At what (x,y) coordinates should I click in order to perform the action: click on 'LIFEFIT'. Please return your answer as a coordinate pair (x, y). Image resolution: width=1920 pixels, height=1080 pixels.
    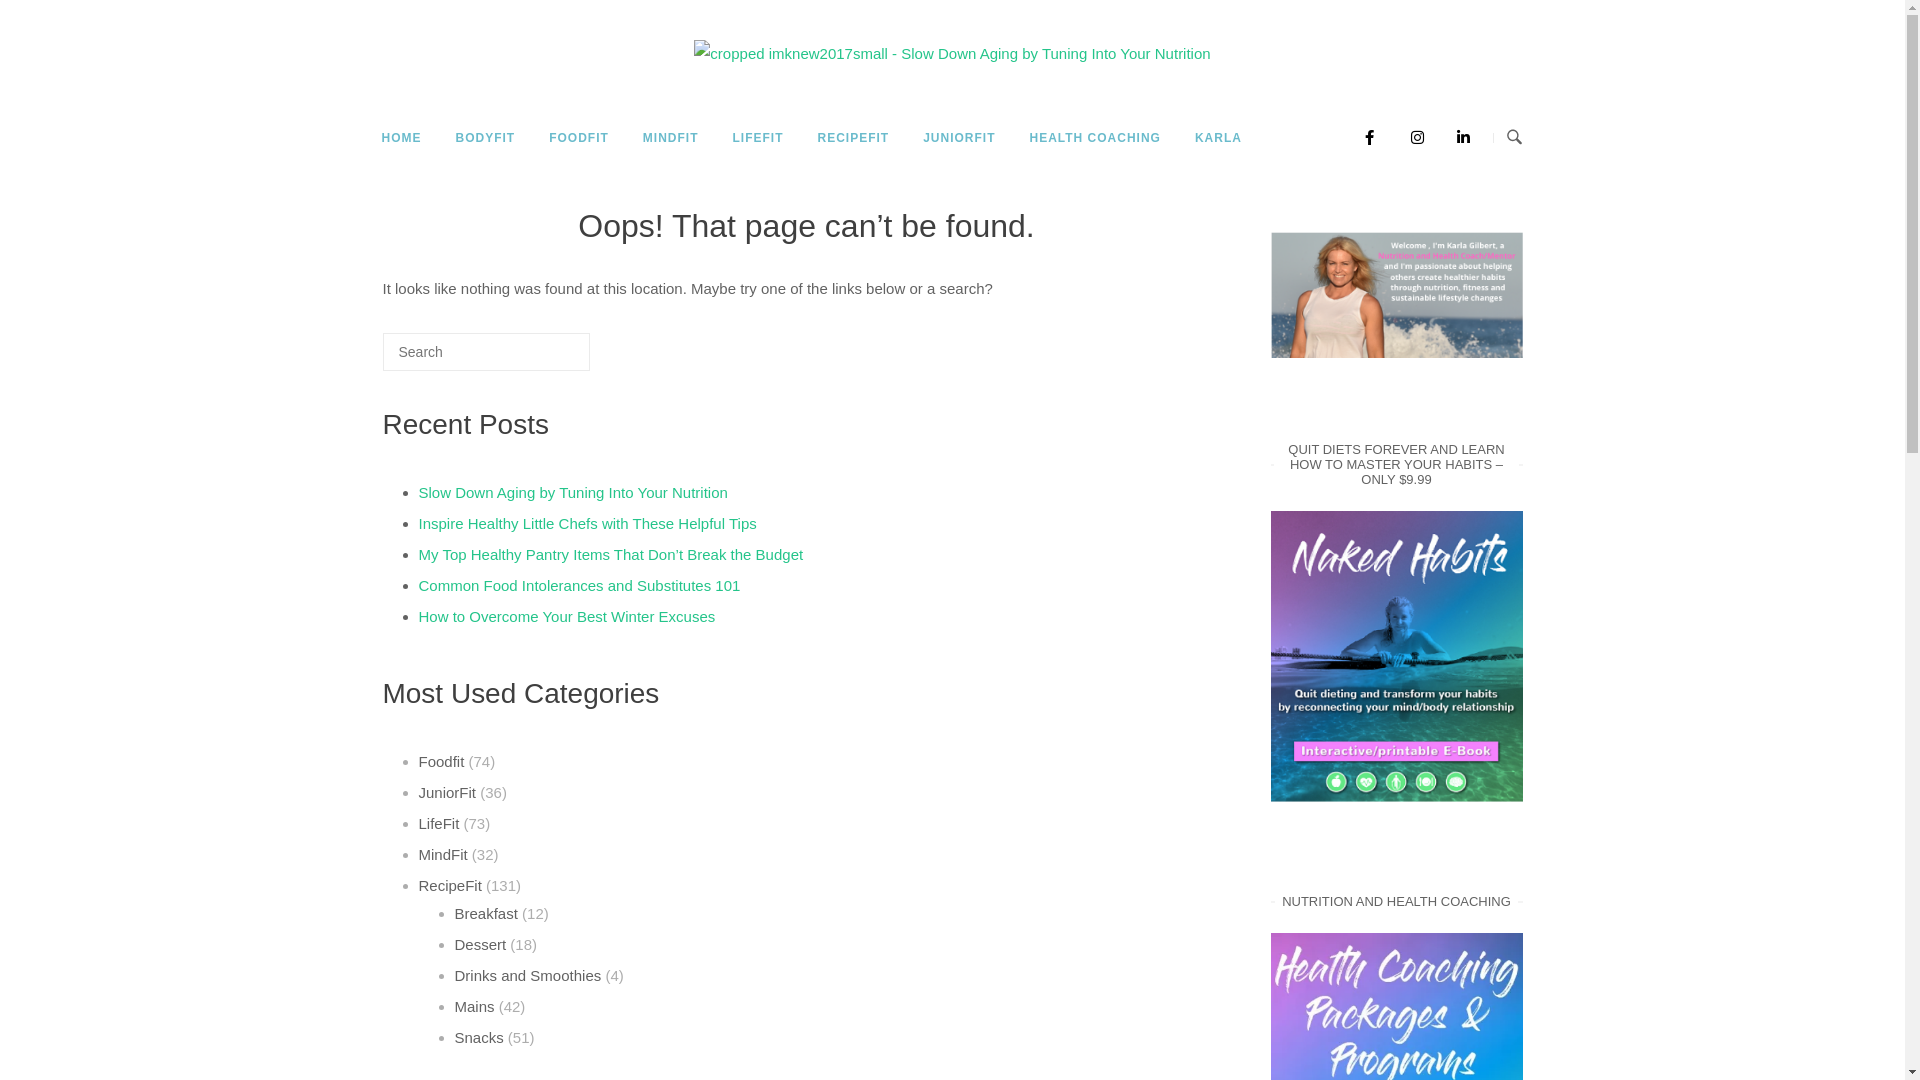
    Looking at the image, I should click on (718, 137).